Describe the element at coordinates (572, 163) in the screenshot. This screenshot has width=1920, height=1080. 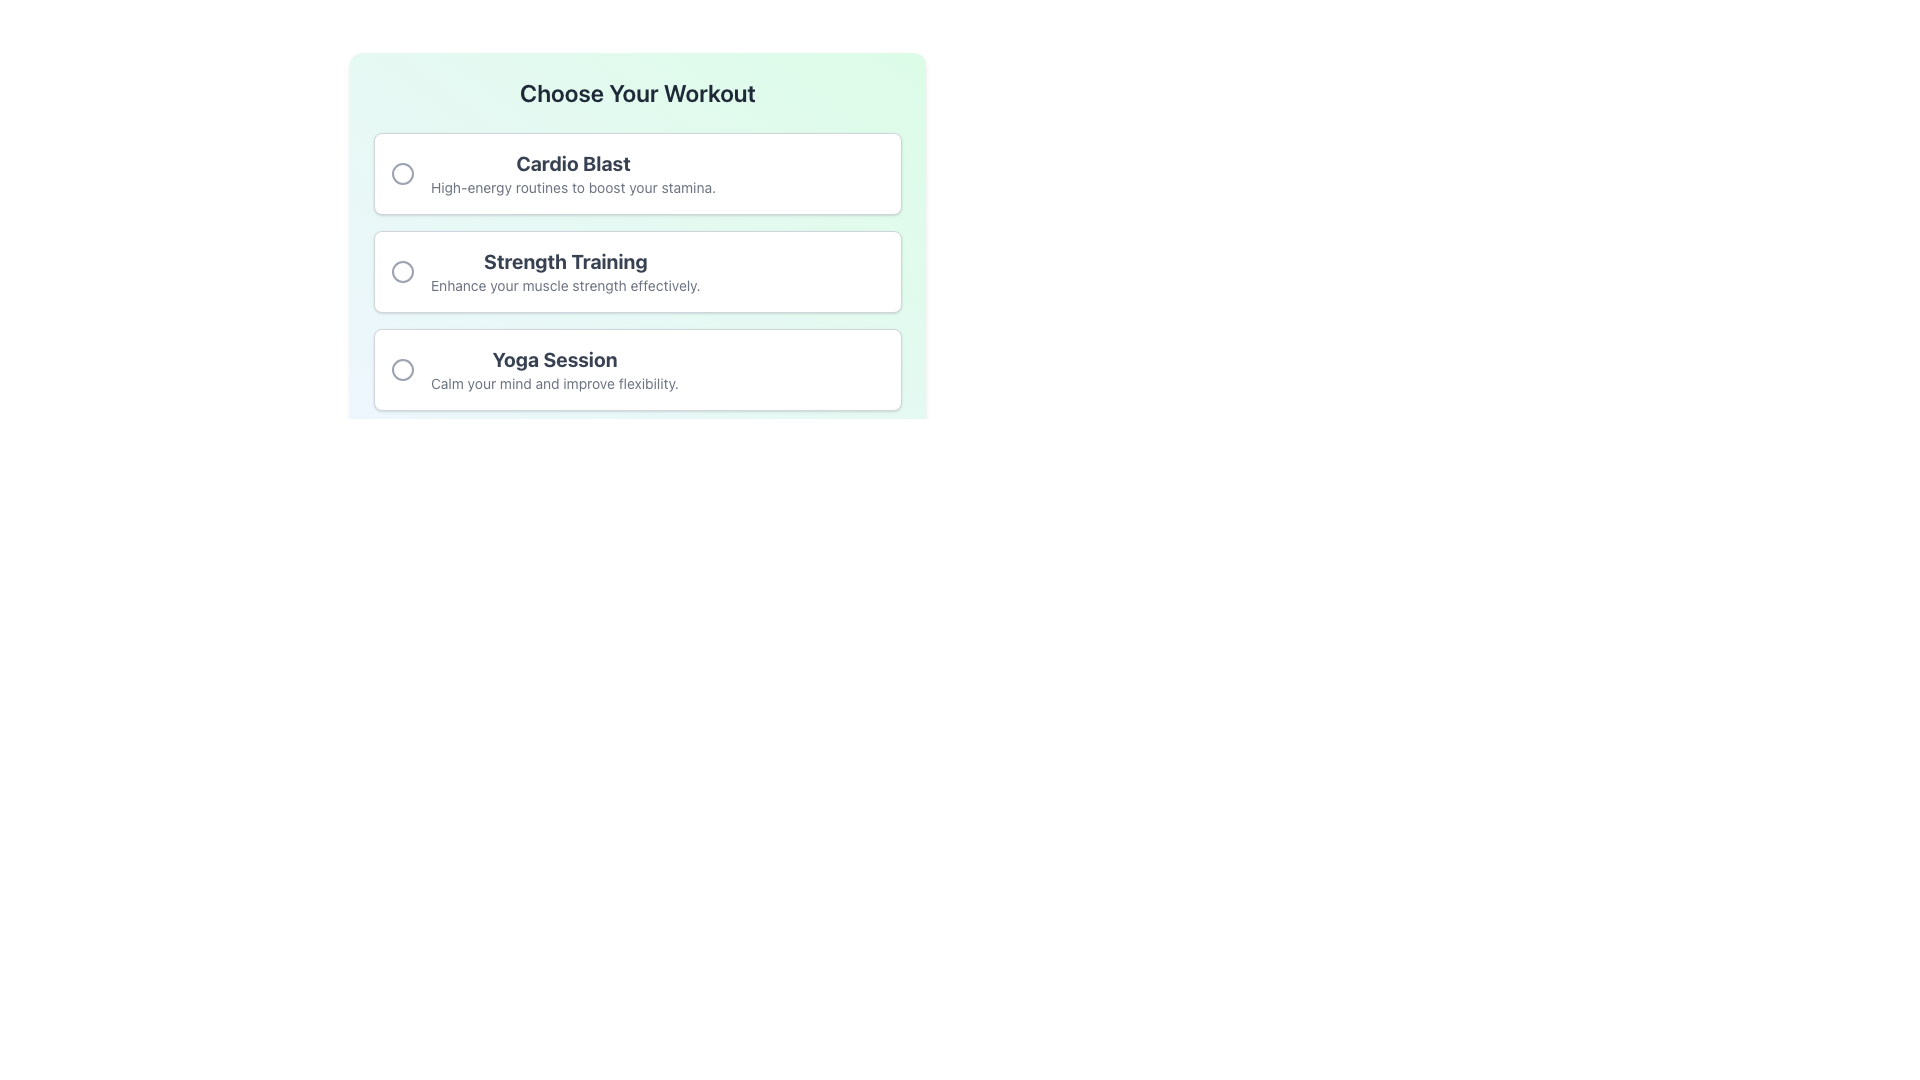
I see `the 'Cardio Blast' workout option label located beneath the 'Choose Your Workout' header in the selection menu` at that location.